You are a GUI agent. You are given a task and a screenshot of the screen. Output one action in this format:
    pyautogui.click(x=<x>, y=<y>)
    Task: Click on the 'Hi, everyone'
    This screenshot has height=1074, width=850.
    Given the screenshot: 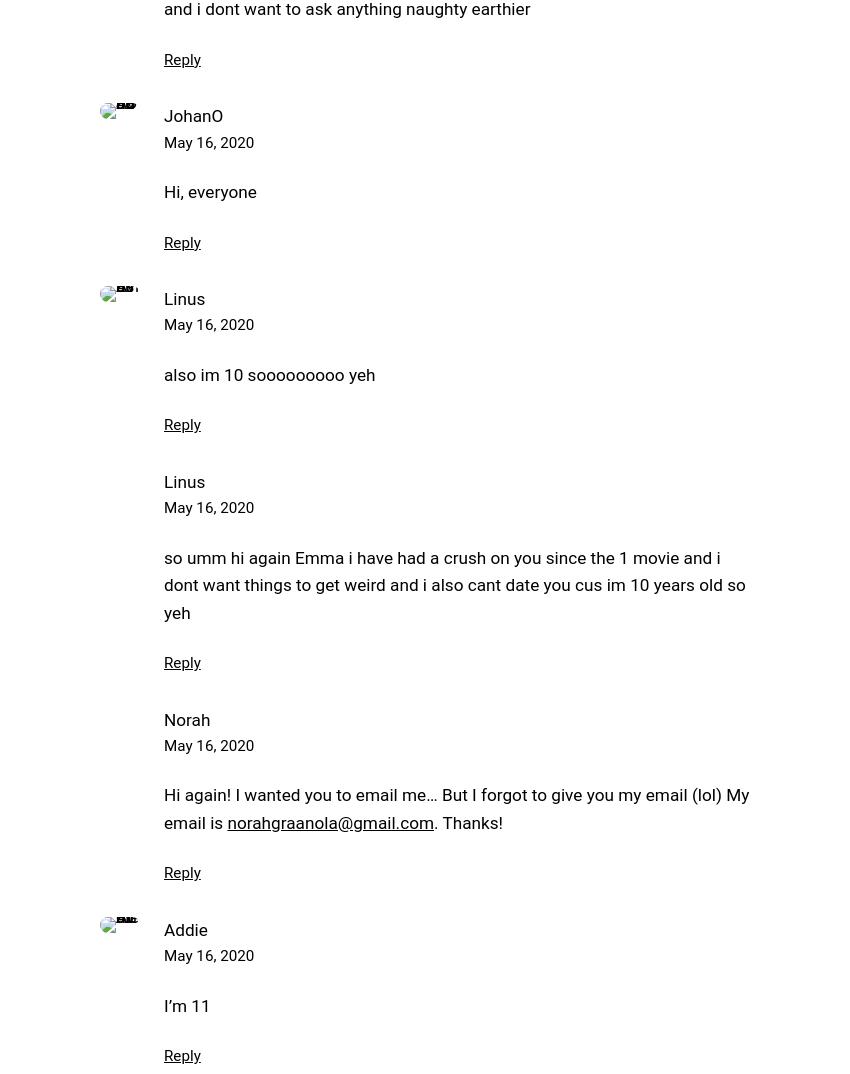 What is the action you would take?
    pyautogui.click(x=209, y=190)
    